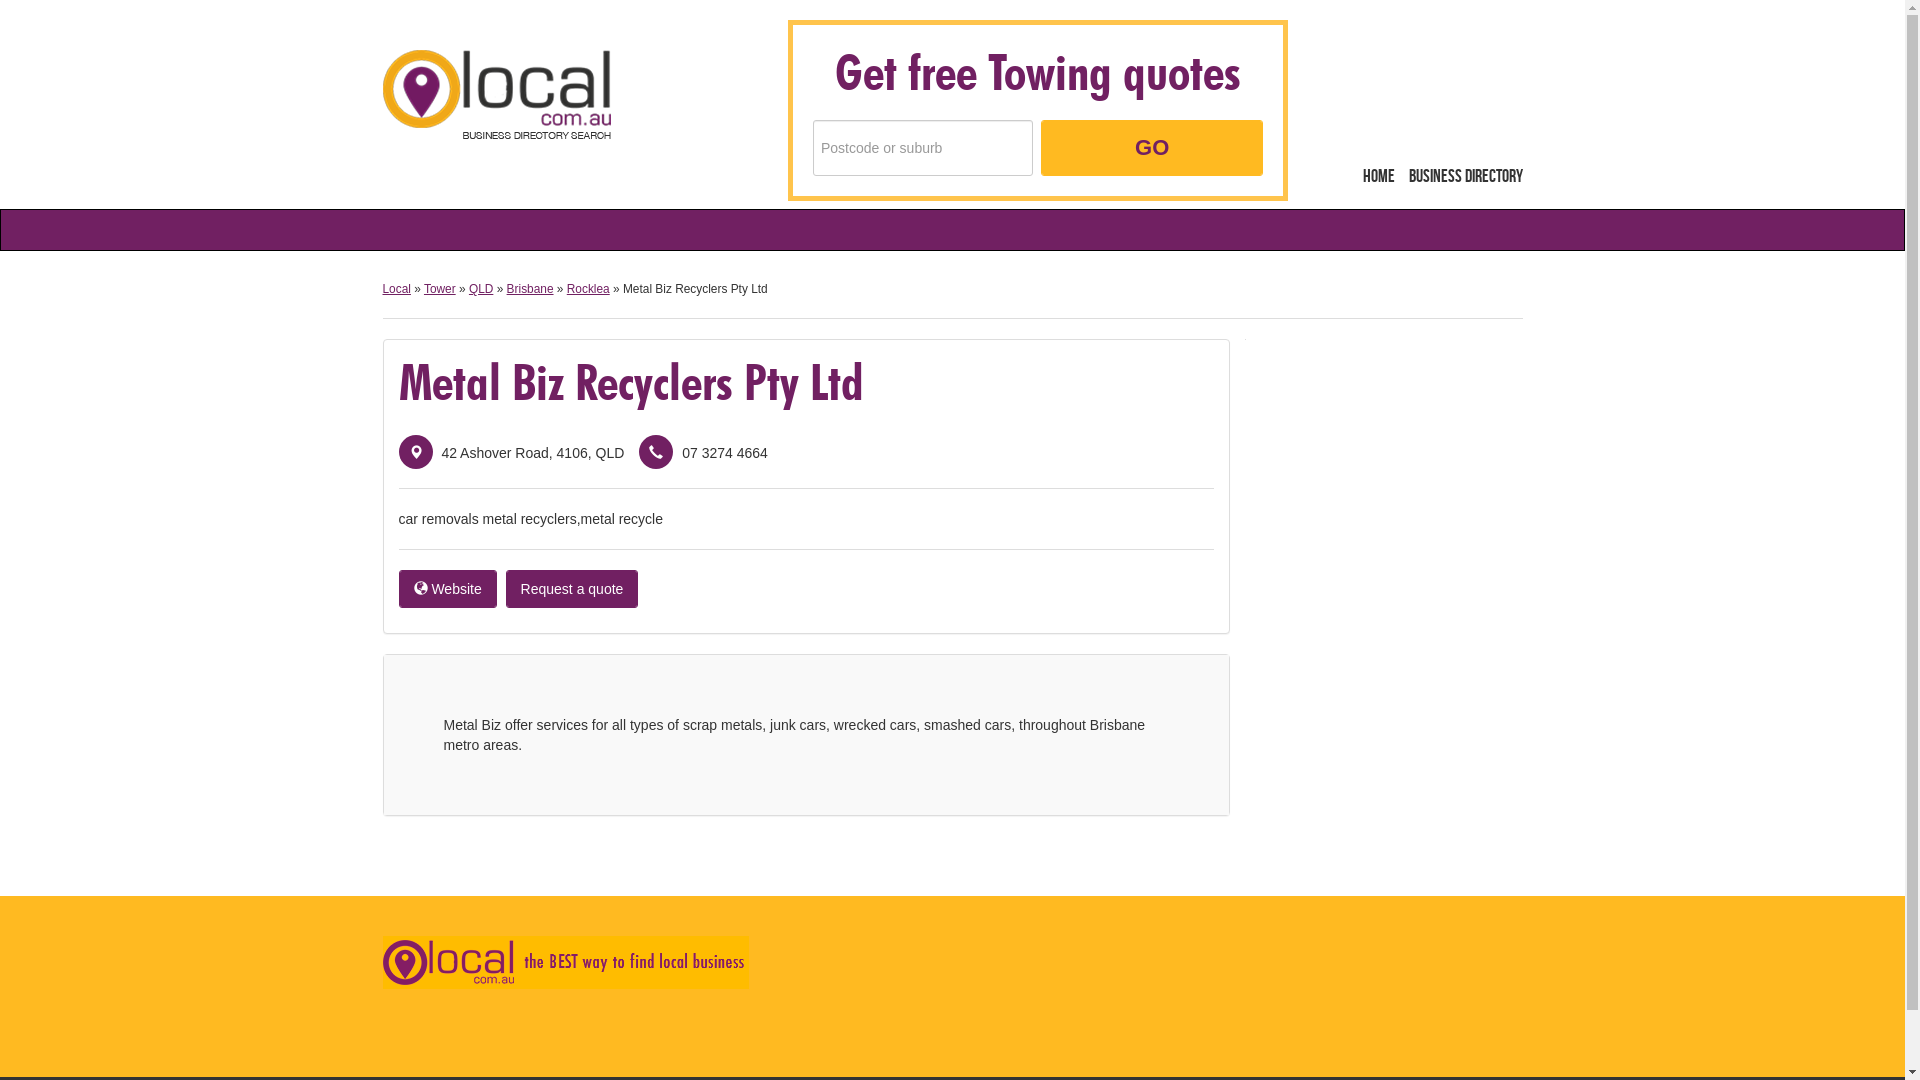 Image resolution: width=1920 pixels, height=1080 pixels. What do you see at coordinates (395, 289) in the screenshot?
I see `'Local'` at bounding box center [395, 289].